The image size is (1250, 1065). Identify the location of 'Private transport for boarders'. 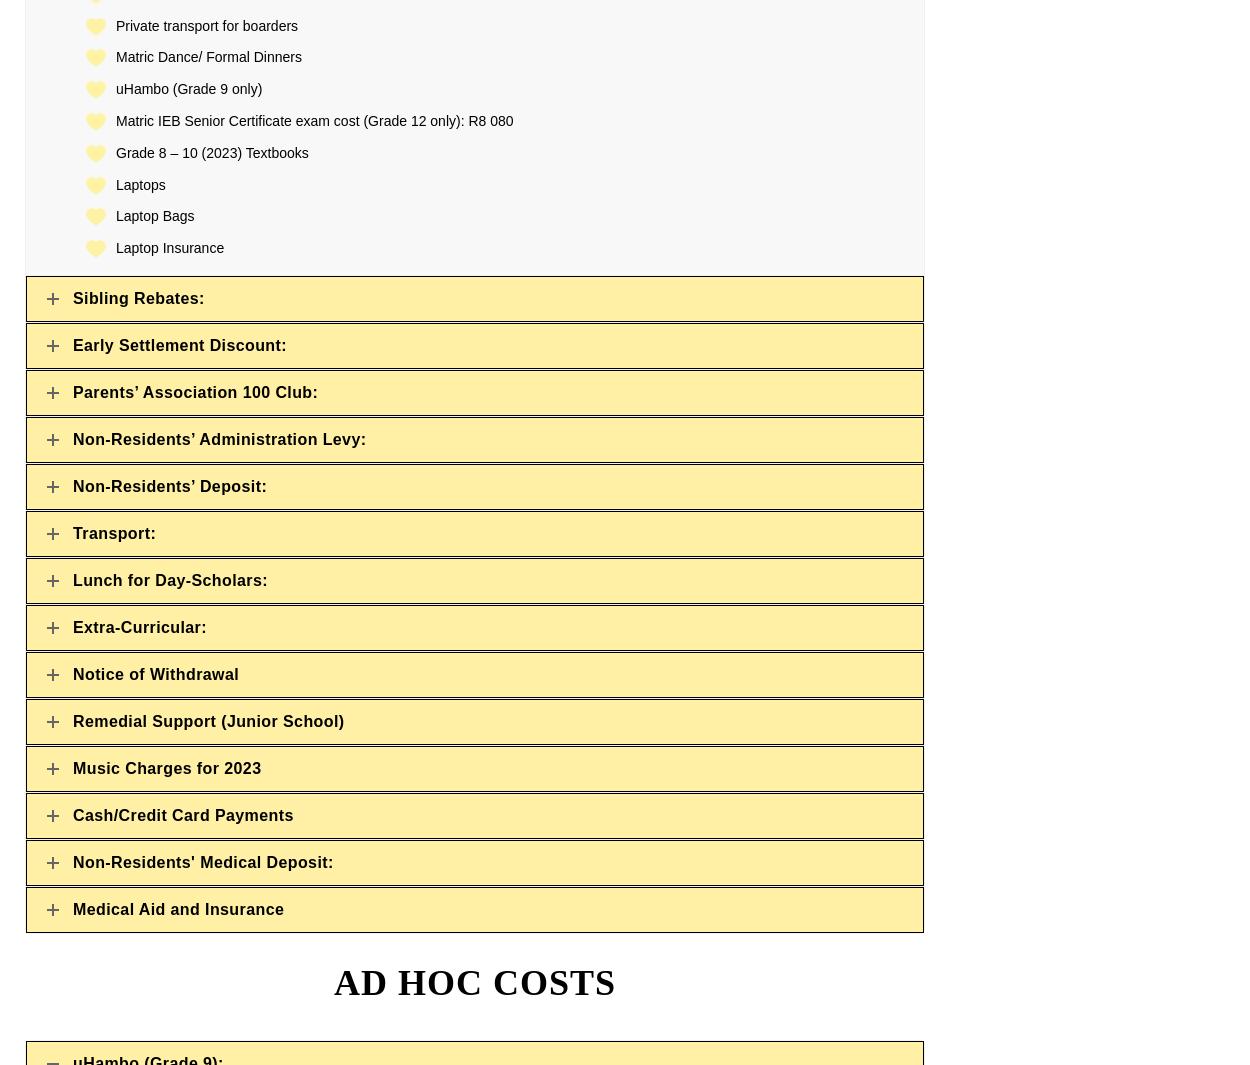
(114, 24).